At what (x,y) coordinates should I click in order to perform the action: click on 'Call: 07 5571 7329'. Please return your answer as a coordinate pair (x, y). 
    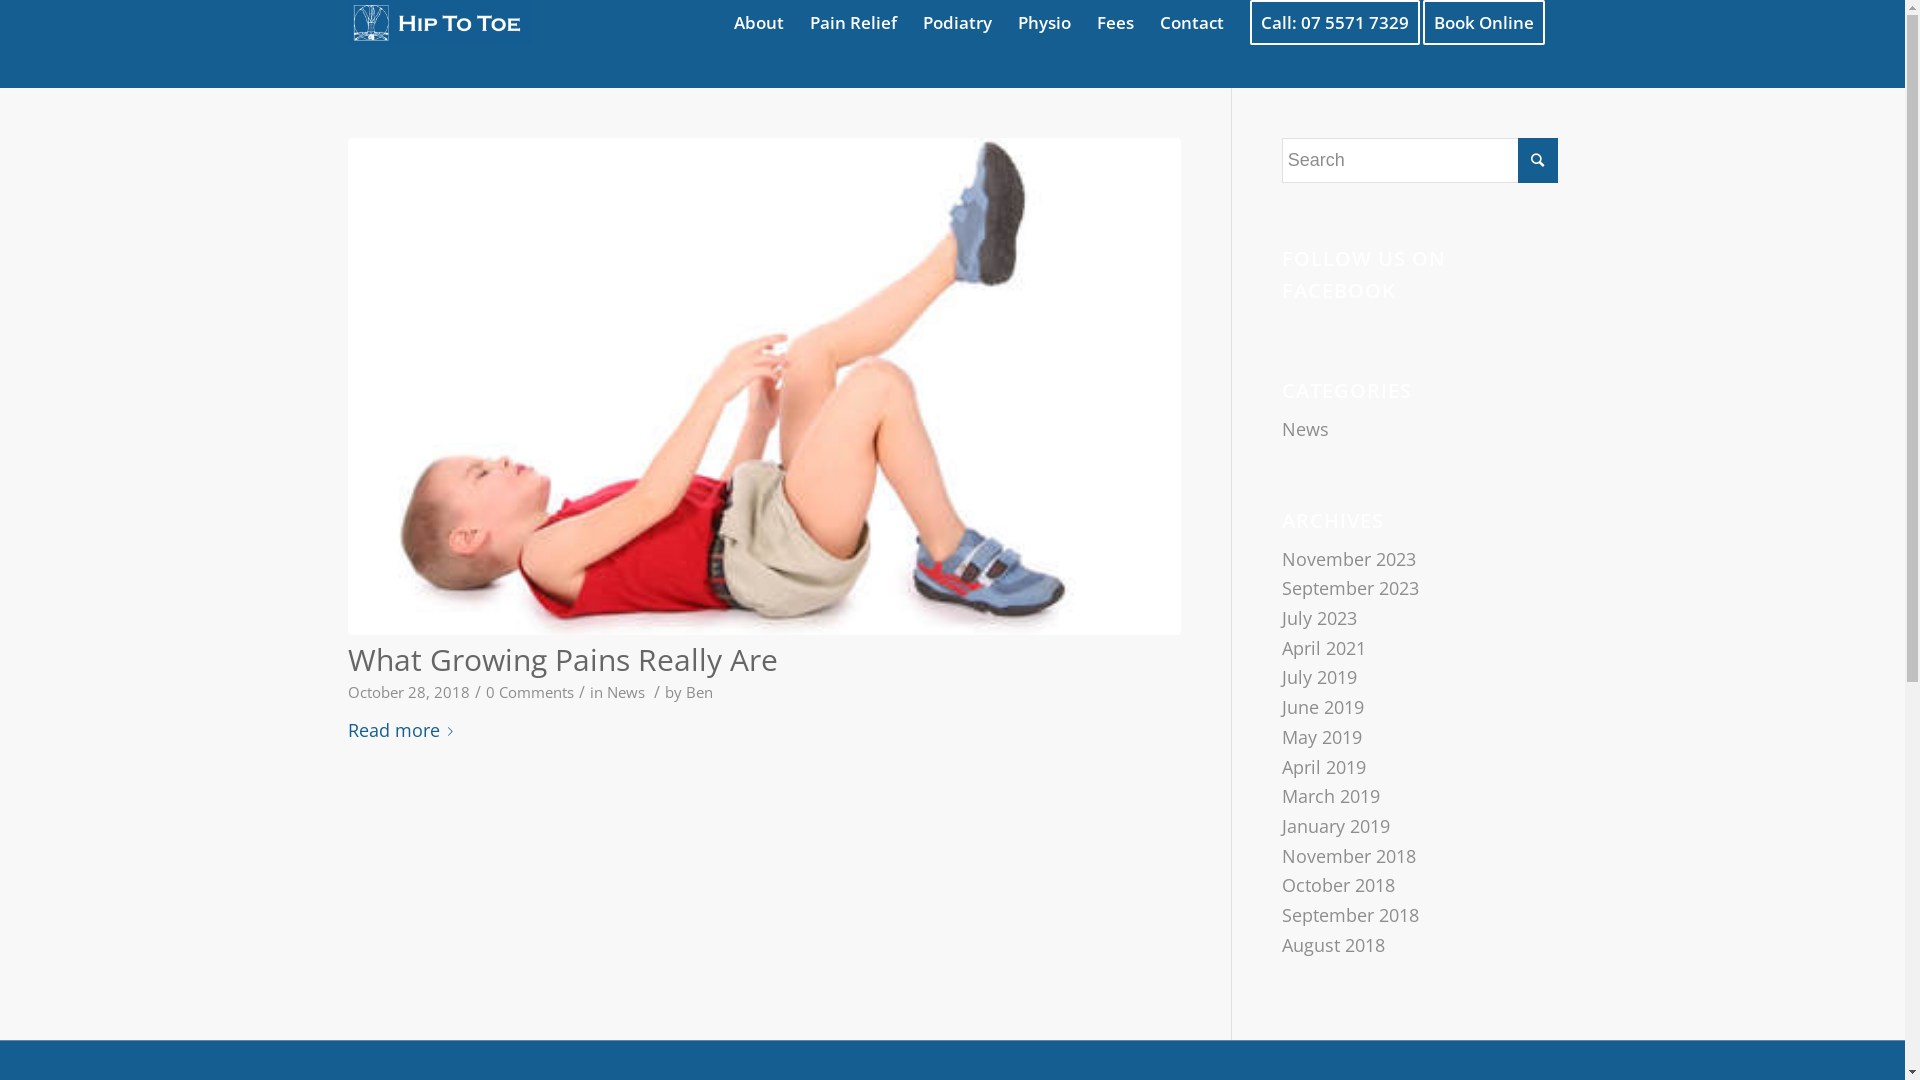
    Looking at the image, I should click on (1334, 22).